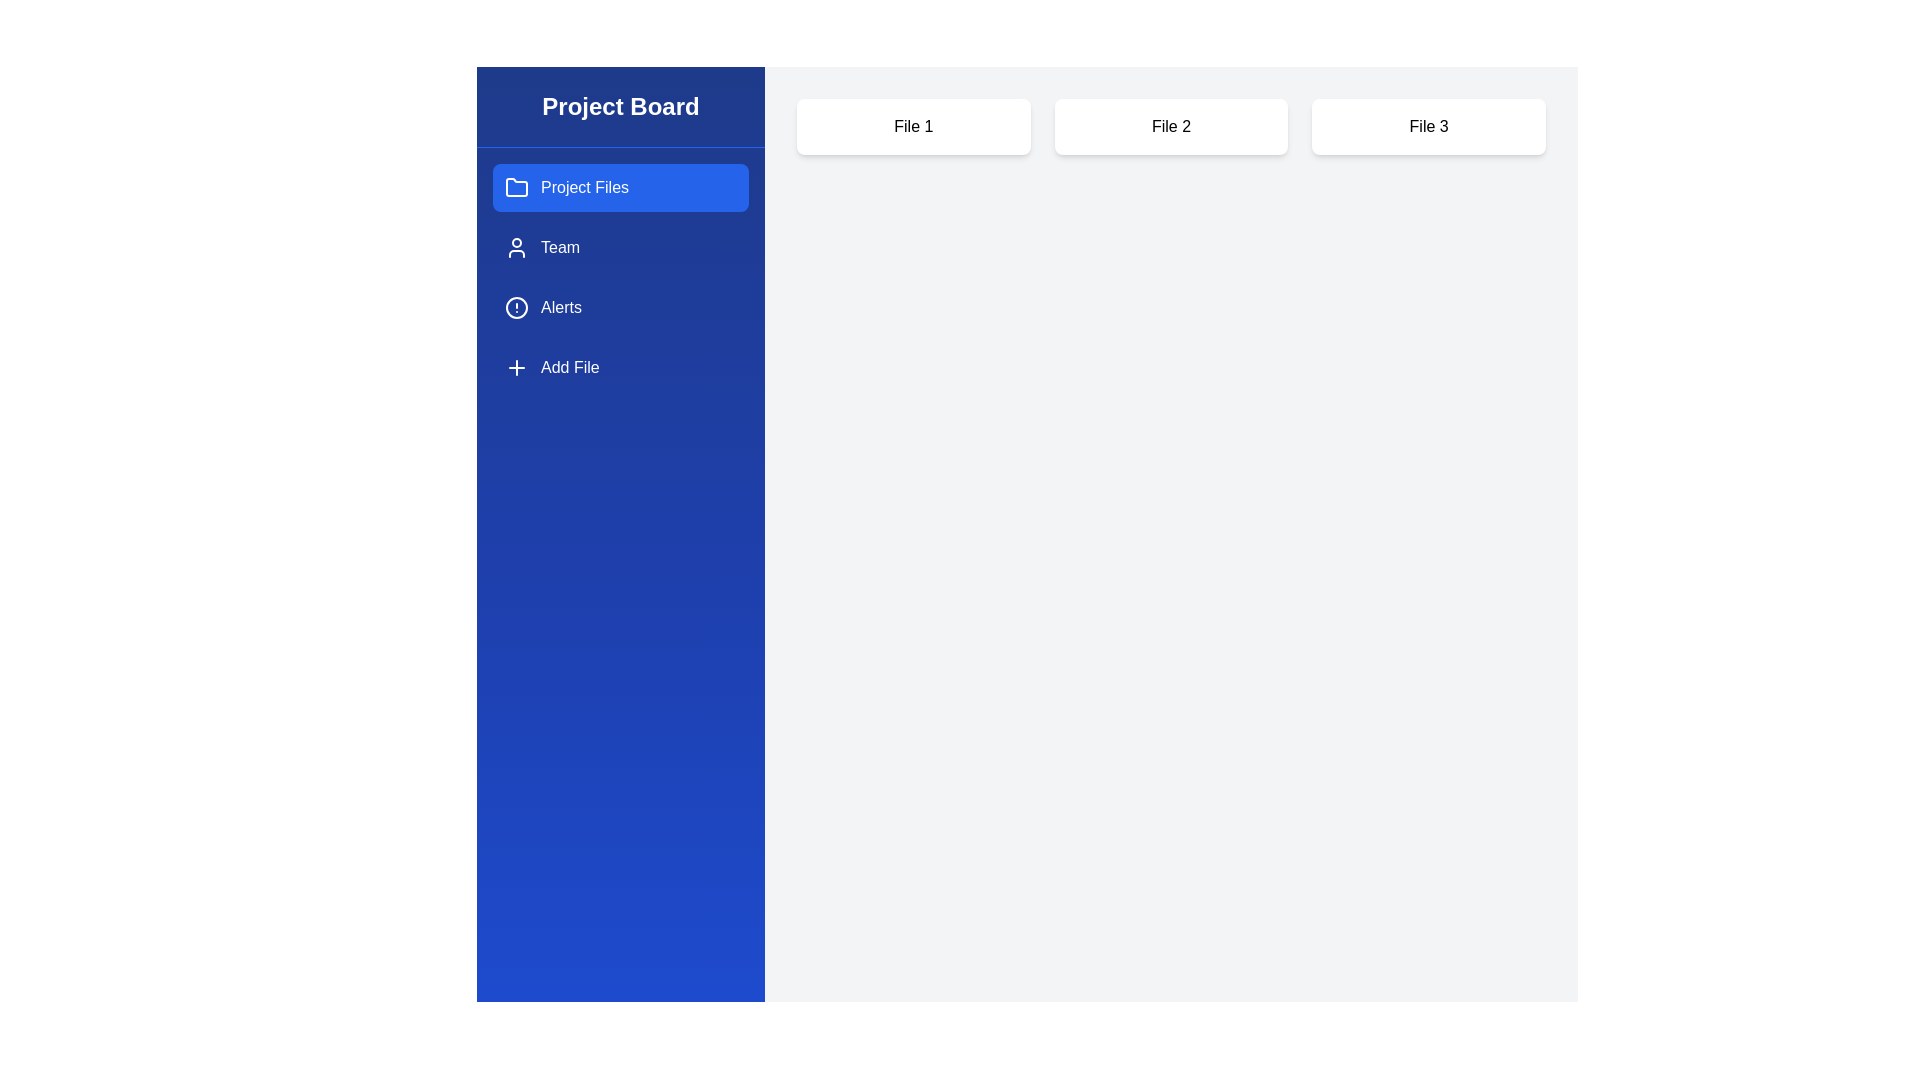 Image resolution: width=1920 pixels, height=1080 pixels. I want to click on the blue folder icon located next to the 'Project Files' label in the navigation panel, so click(517, 187).